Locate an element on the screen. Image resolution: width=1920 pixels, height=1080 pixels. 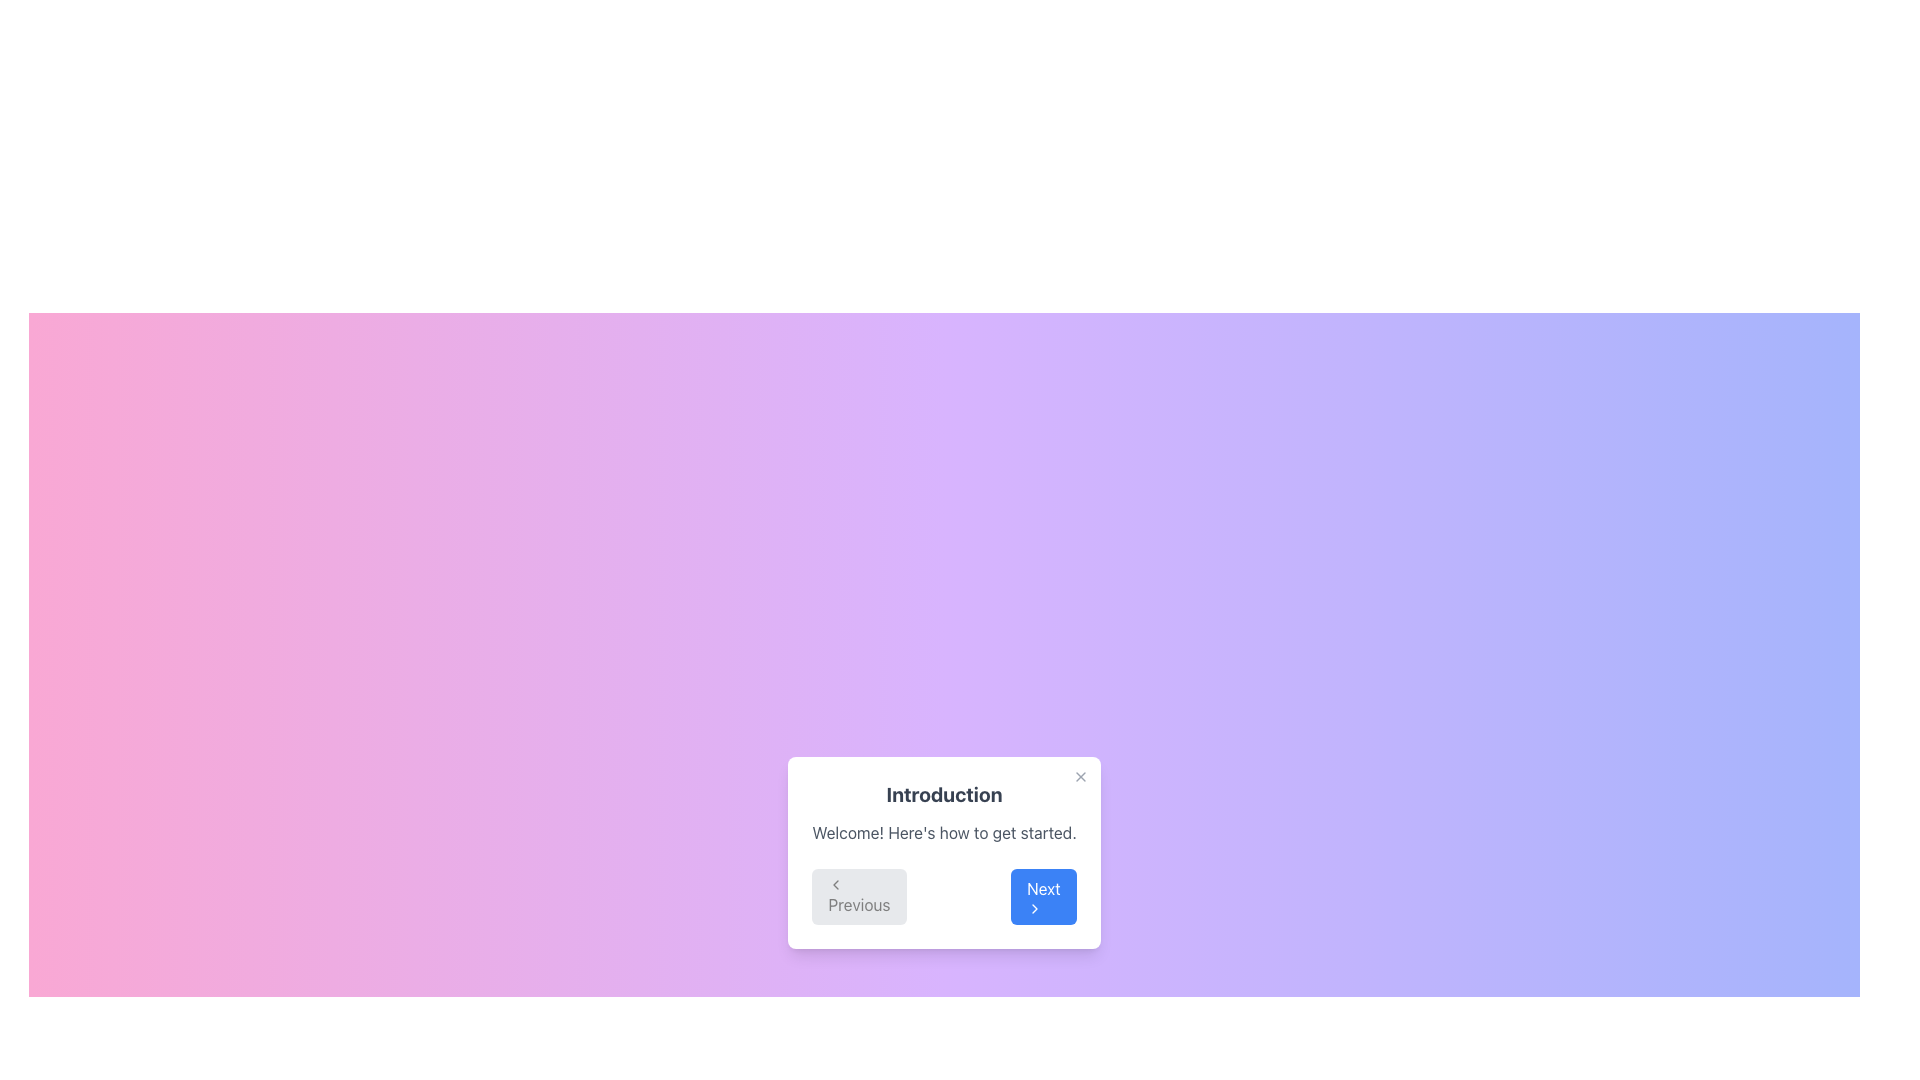
the close button with an 'X' symbol located in the top-right corner of the dialog box is located at coordinates (1079, 775).